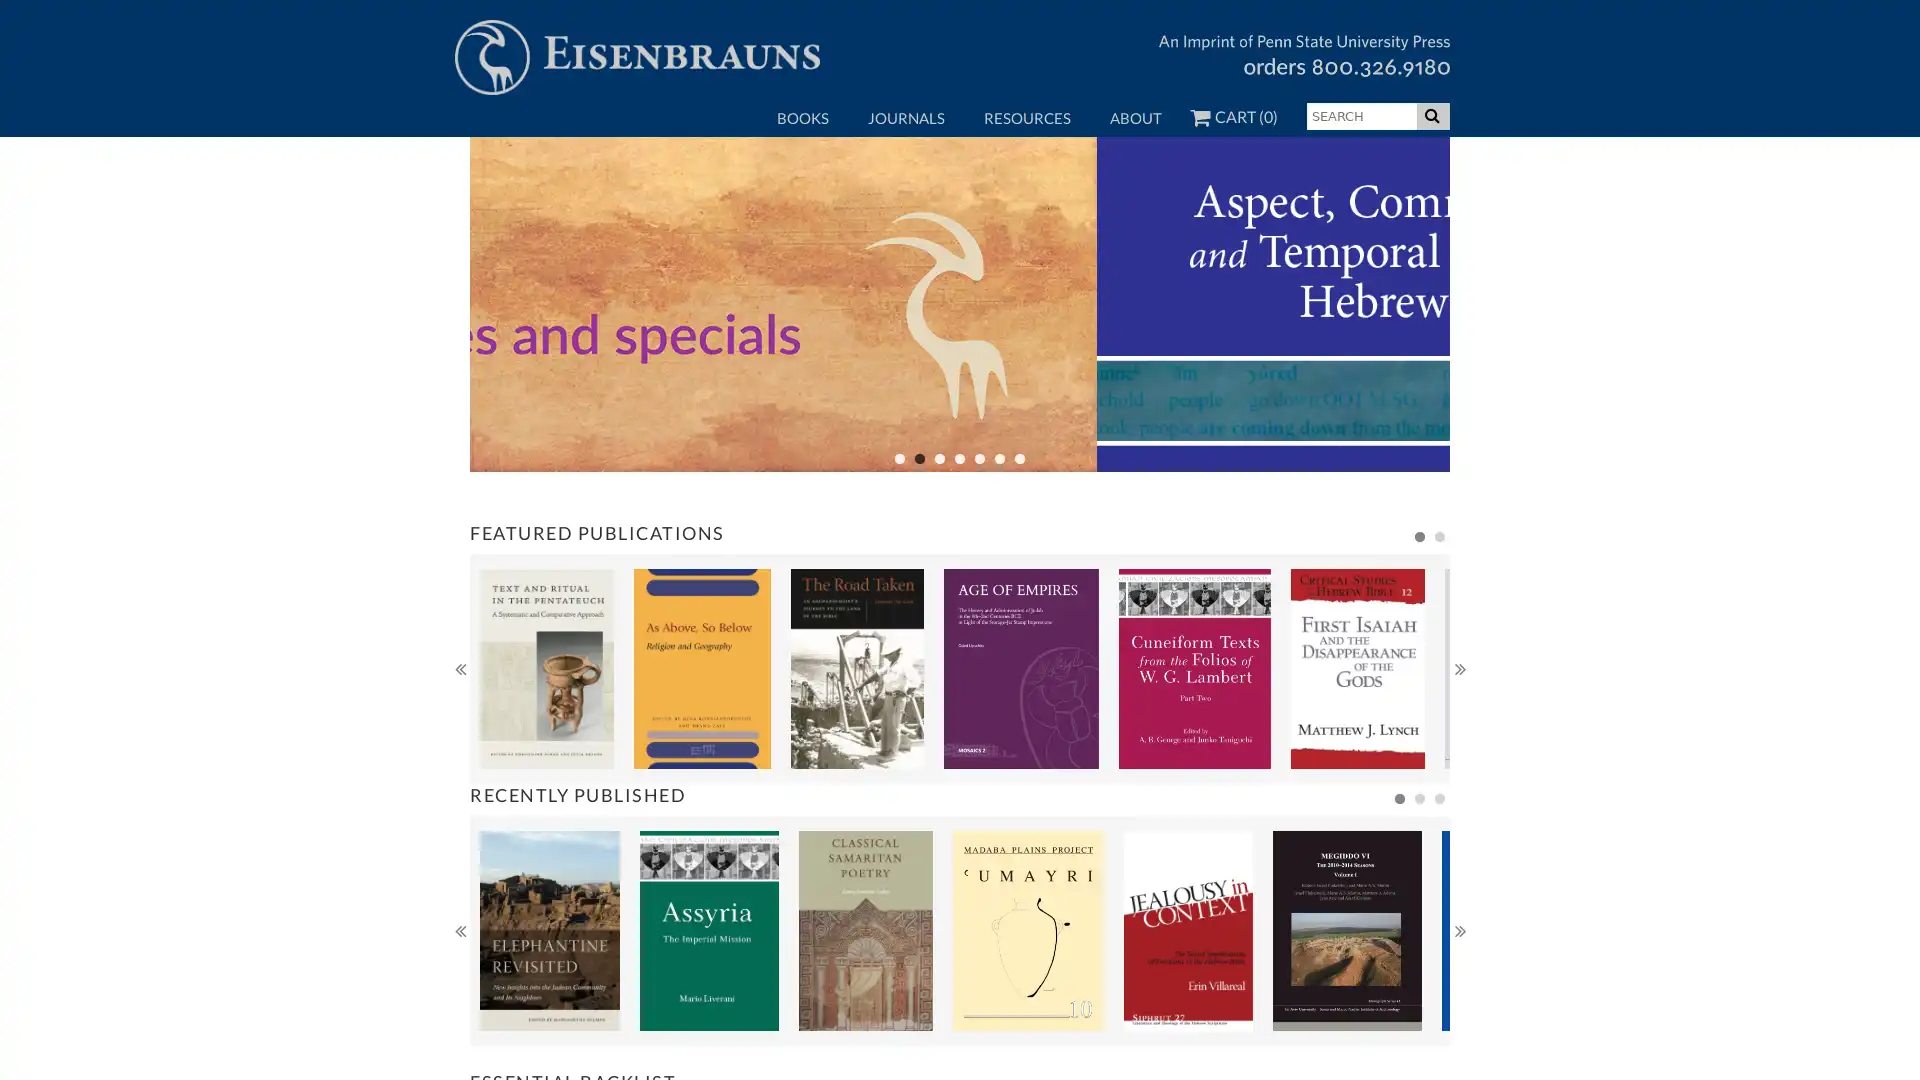 The height and width of the screenshot is (1080, 1920). What do you see at coordinates (1019, 534) in the screenshot?
I see `7` at bounding box center [1019, 534].